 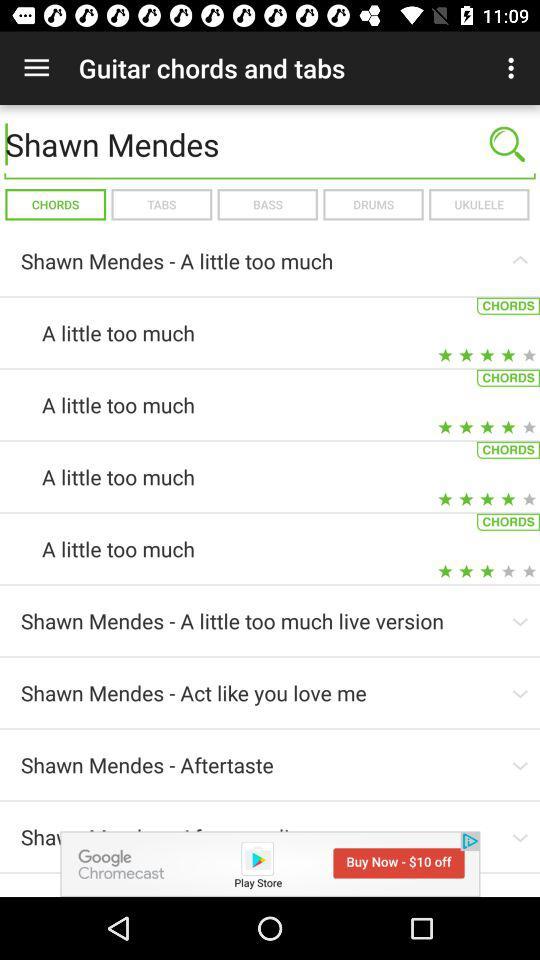 I want to click on the icon to the right of guitar chords and app, so click(x=513, y=68).